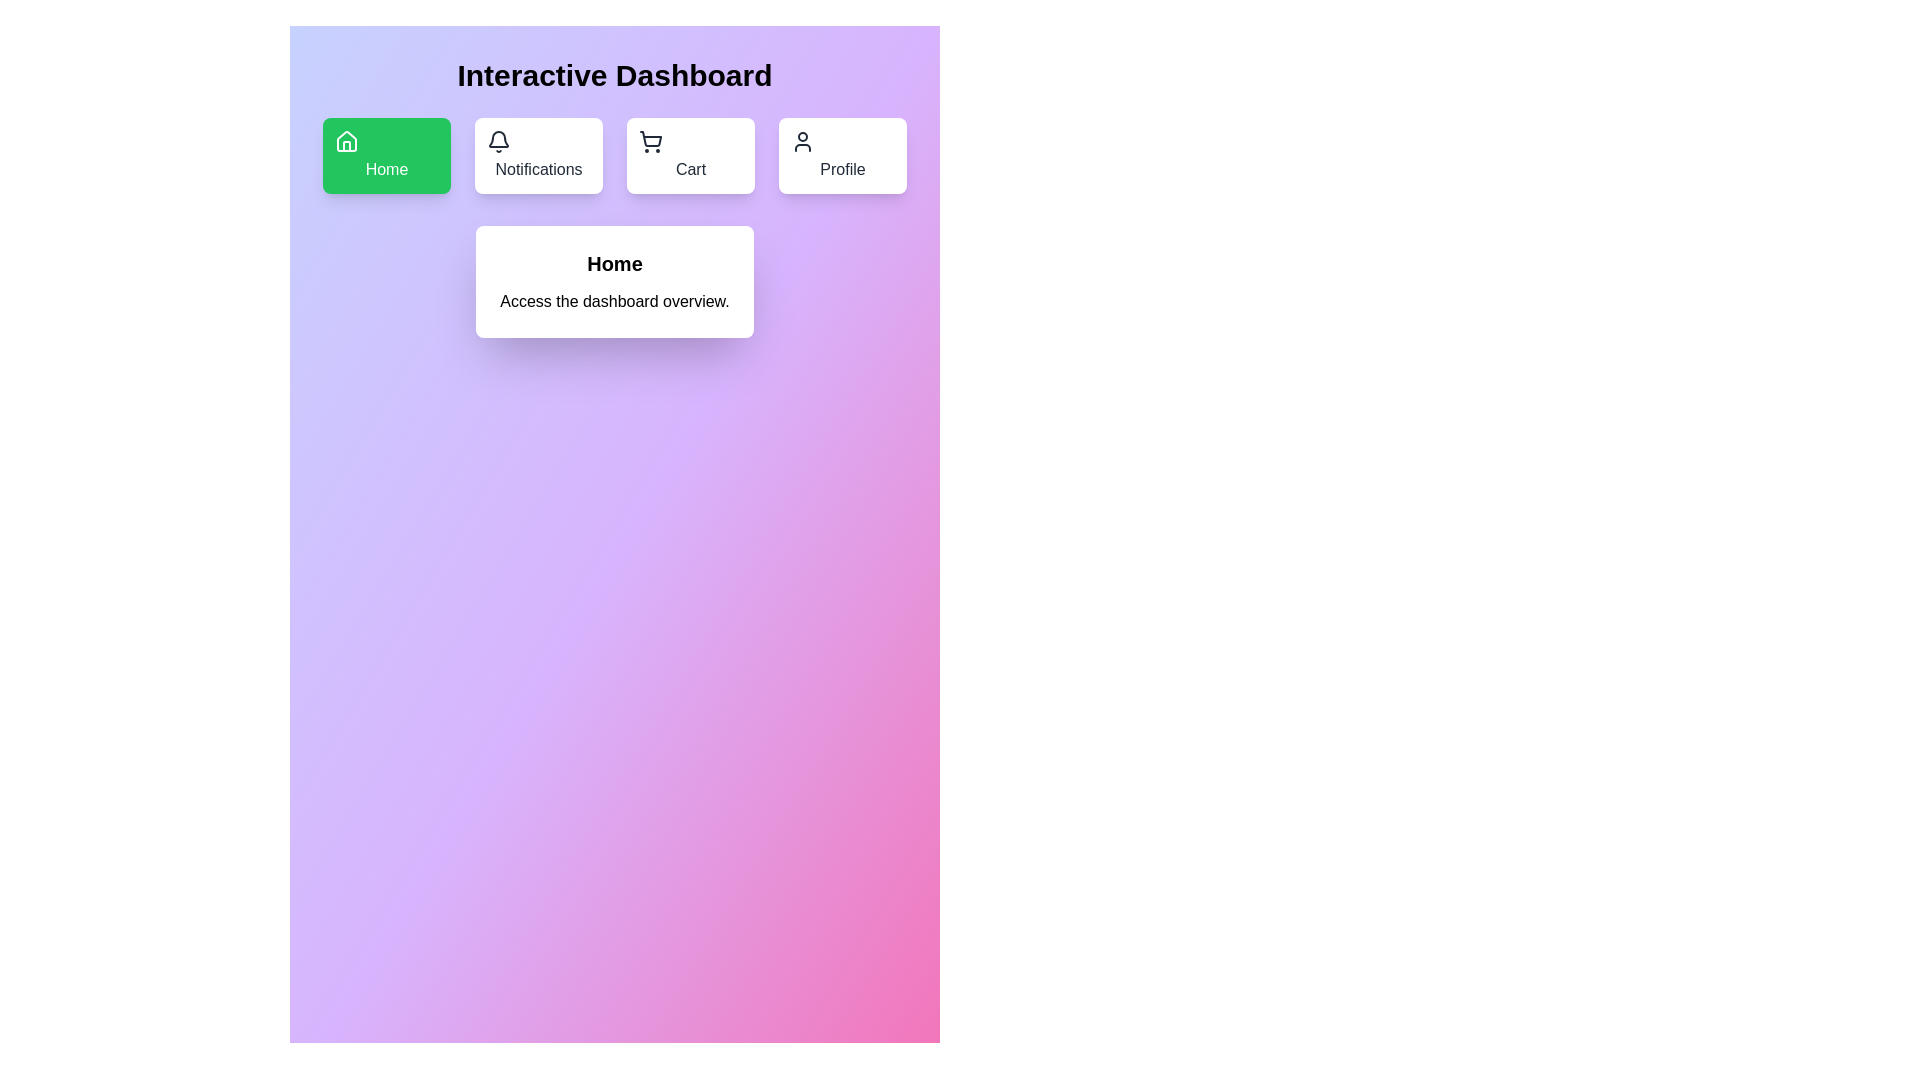  Describe the element at coordinates (691, 154) in the screenshot. I see `the menu option Cart to view its content and details` at that location.